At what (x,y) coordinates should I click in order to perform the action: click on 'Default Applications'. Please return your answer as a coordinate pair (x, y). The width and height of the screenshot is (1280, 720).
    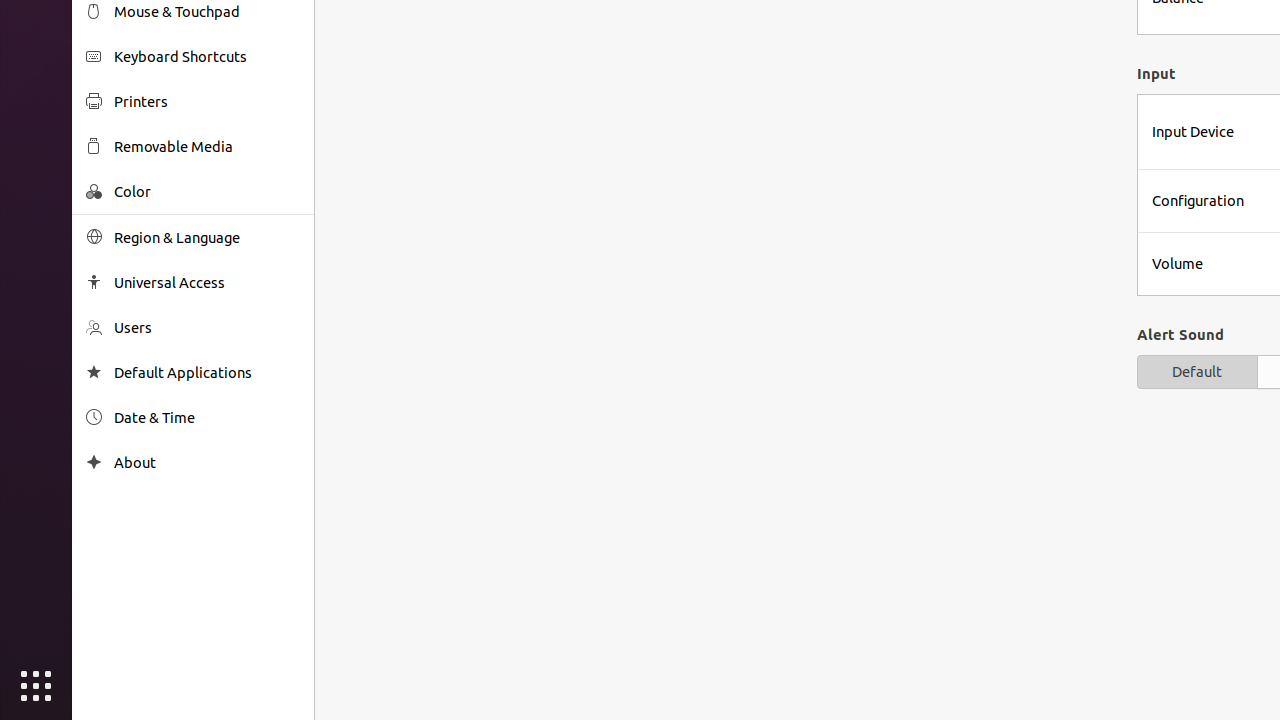
    Looking at the image, I should click on (206, 372).